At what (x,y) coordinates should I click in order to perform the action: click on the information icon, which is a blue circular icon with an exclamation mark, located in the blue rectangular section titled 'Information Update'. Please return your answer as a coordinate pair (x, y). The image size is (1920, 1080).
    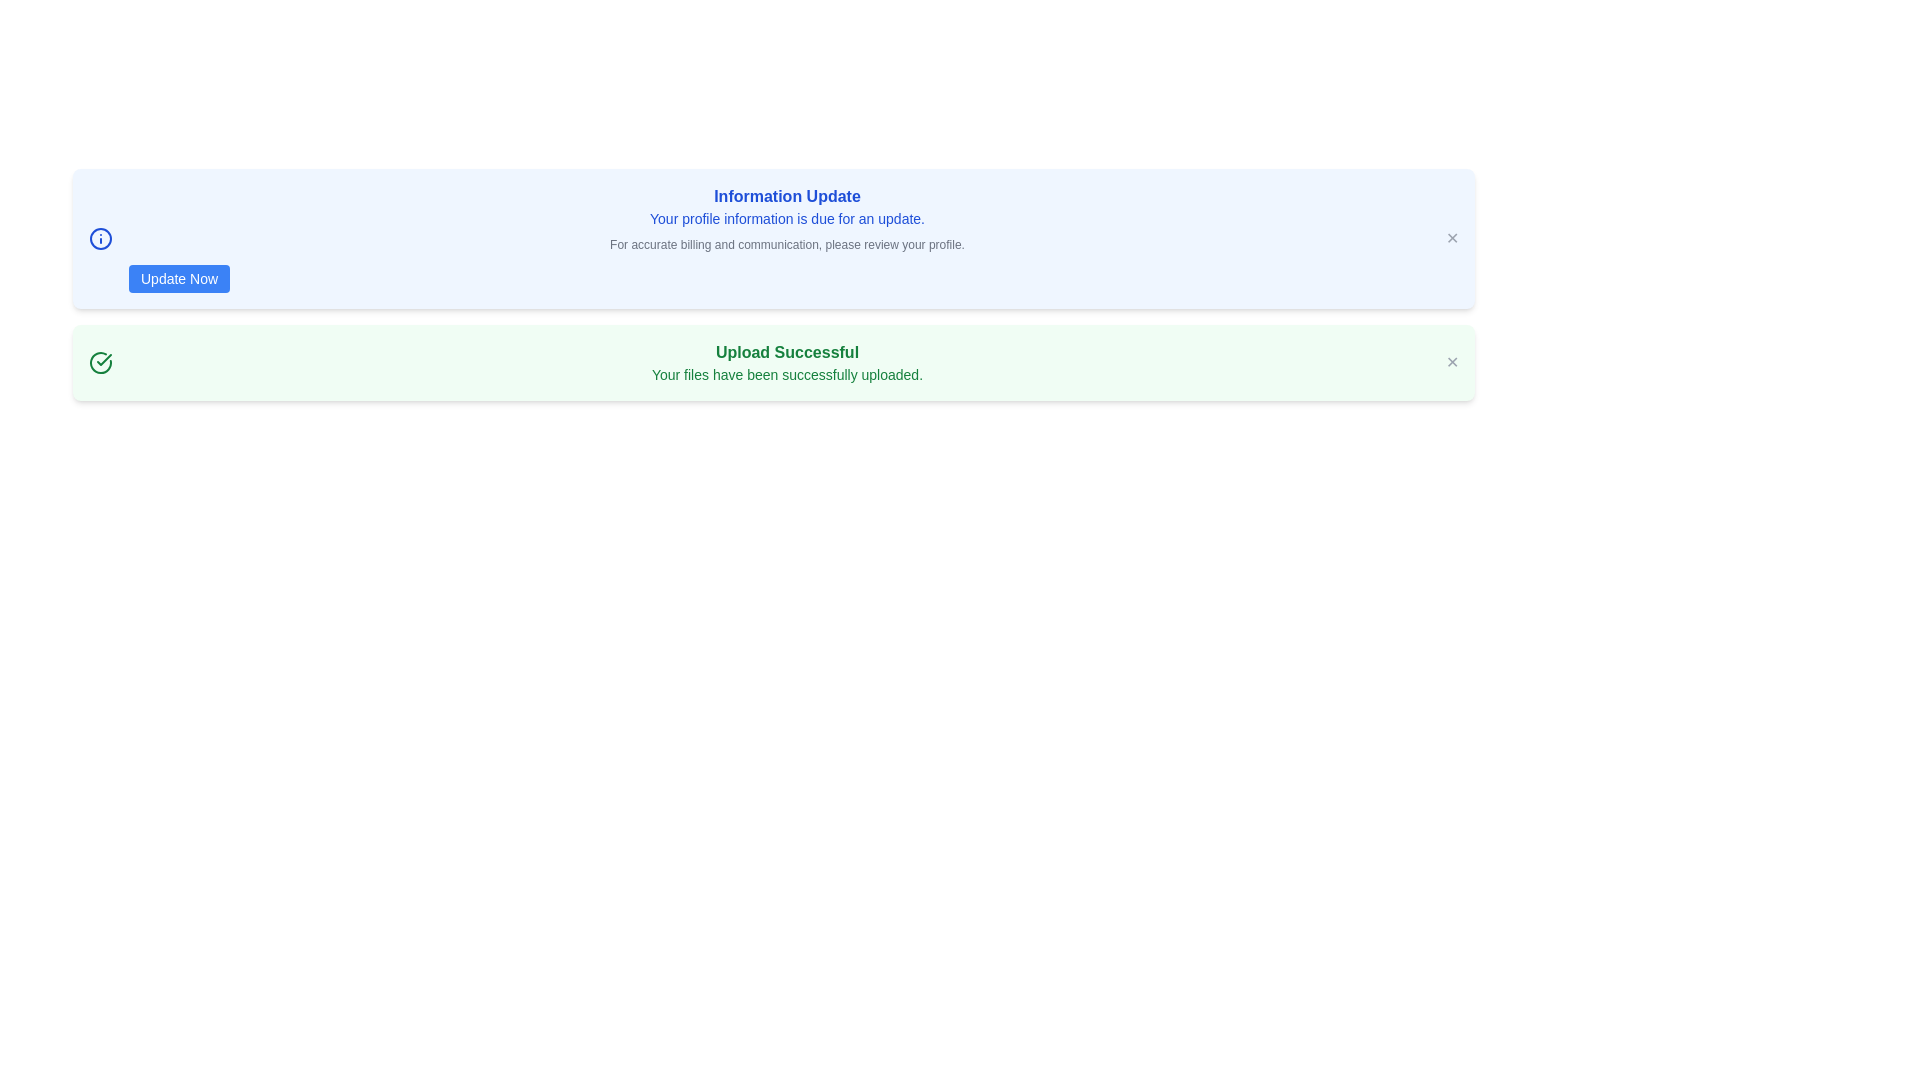
    Looking at the image, I should click on (99, 238).